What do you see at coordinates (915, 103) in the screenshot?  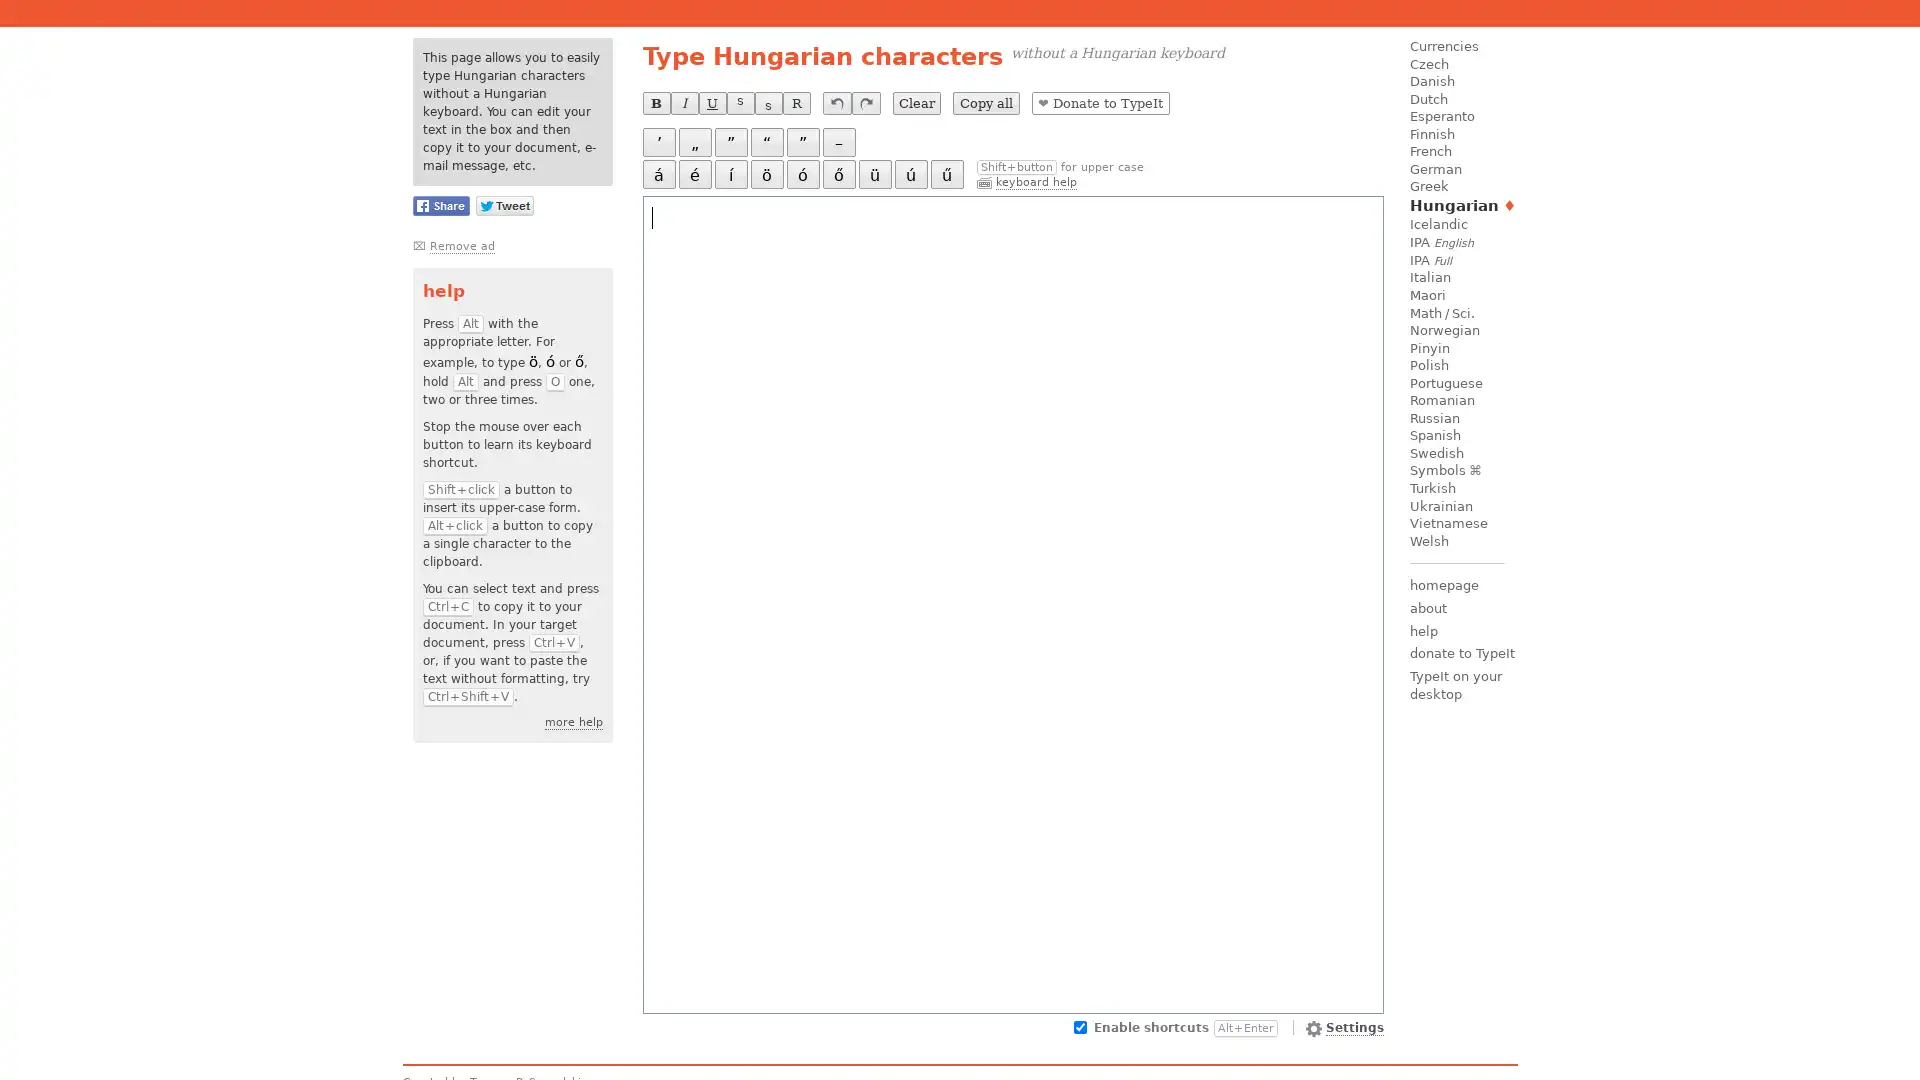 I see `Clear` at bounding box center [915, 103].